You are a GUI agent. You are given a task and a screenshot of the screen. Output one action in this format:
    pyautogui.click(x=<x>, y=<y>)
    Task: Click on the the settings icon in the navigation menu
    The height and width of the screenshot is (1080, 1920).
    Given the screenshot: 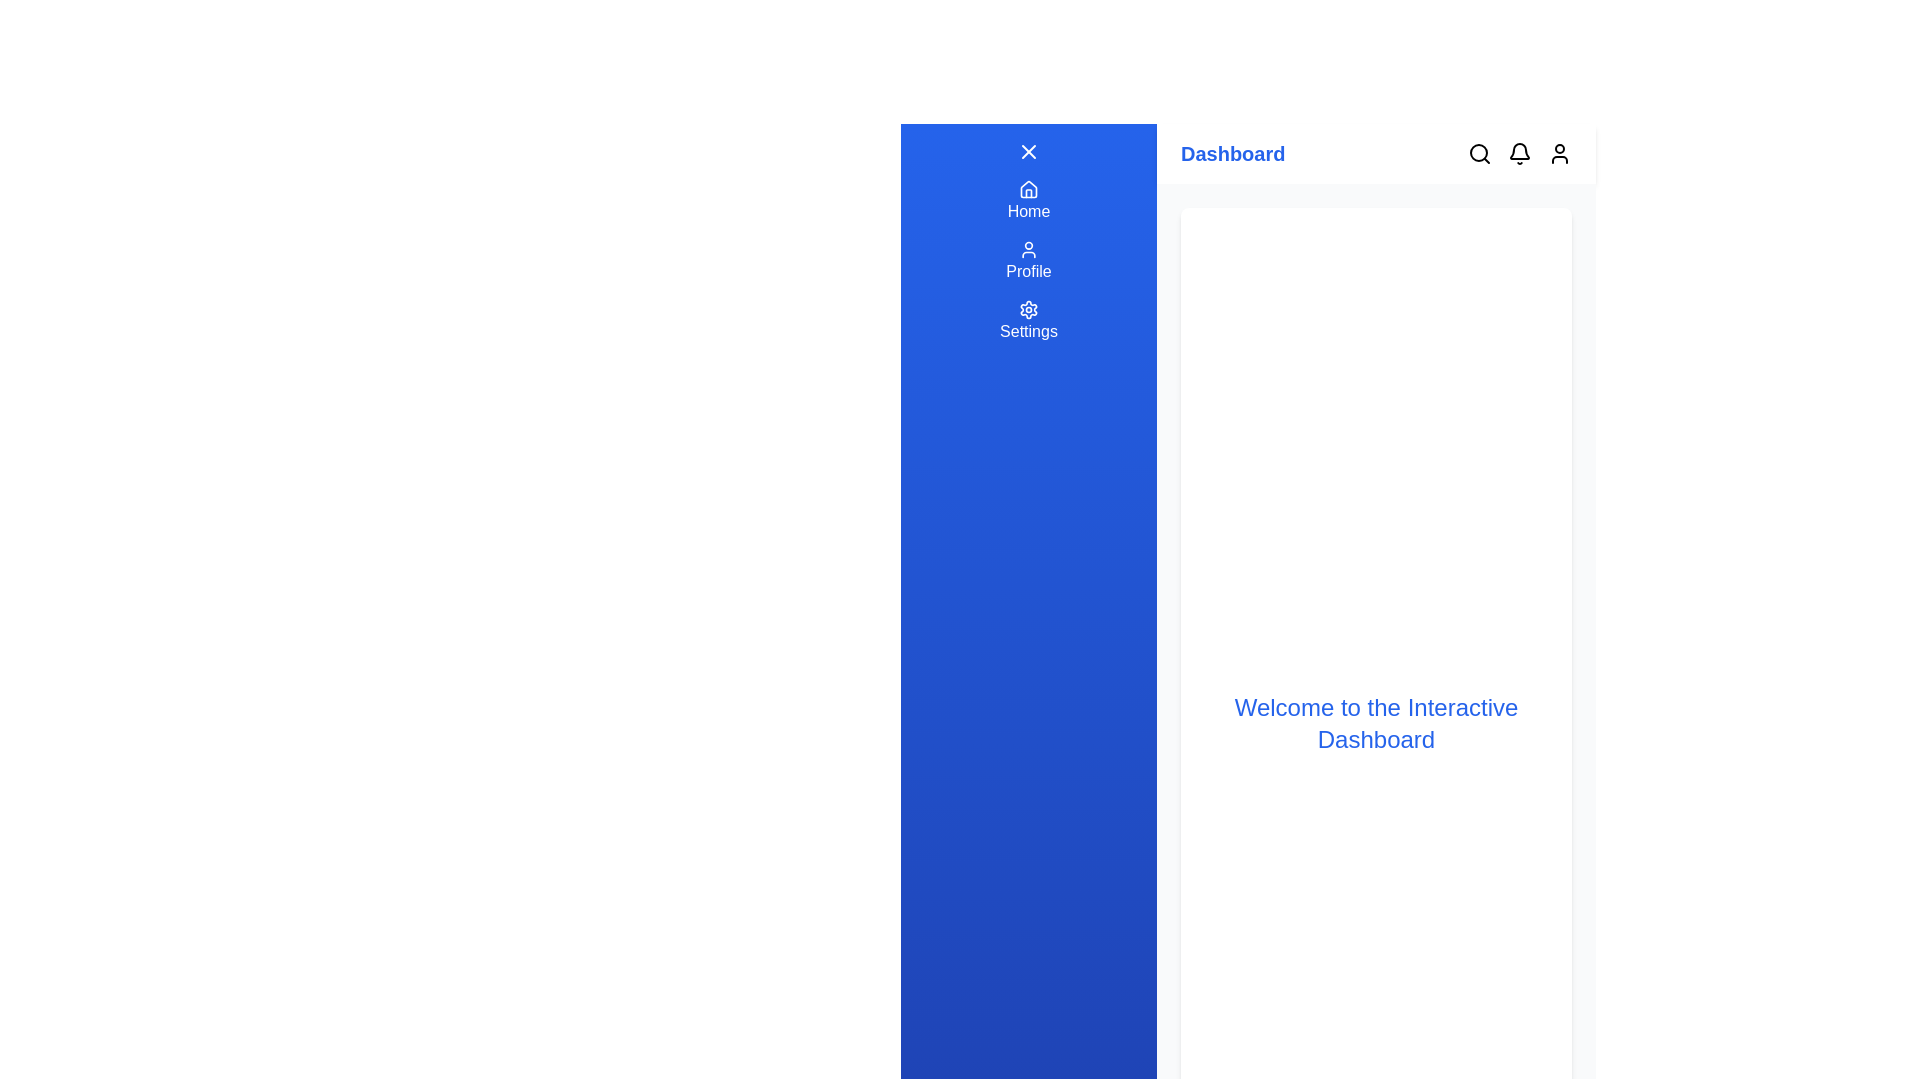 What is the action you would take?
    pyautogui.click(x=1028, y=309)
    